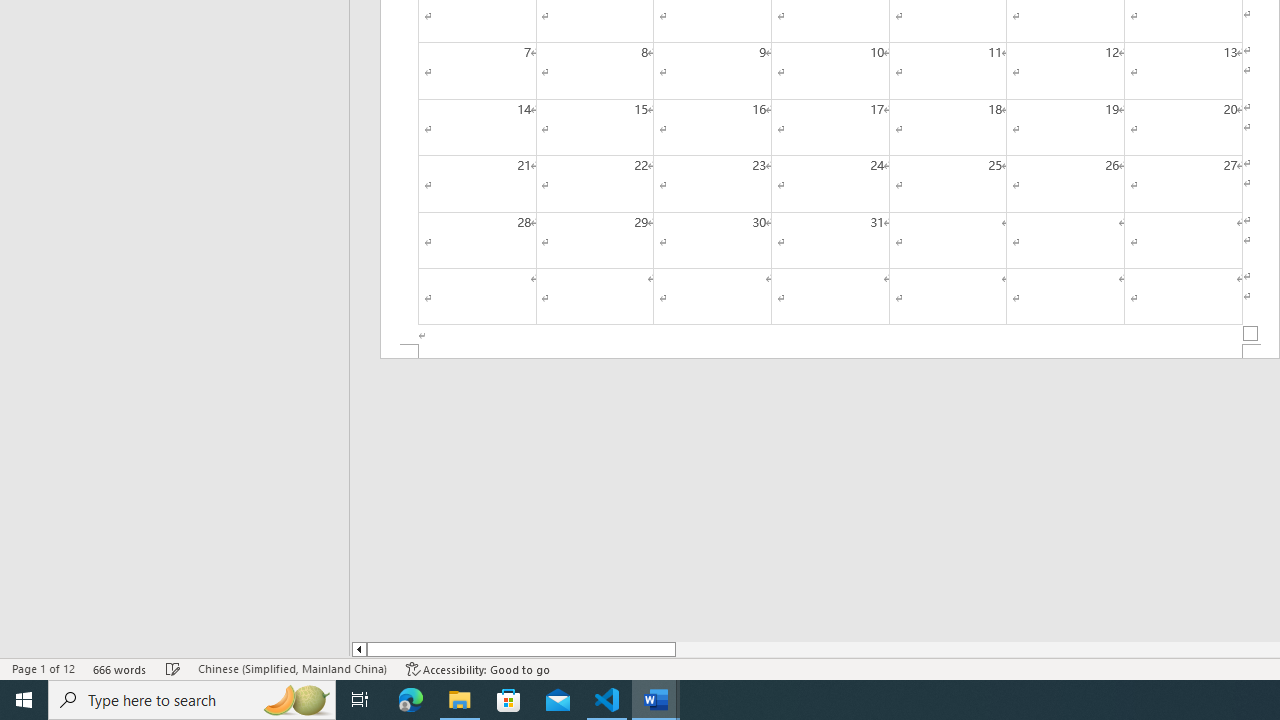 The image size is (1280, 720). What do you see at coordinates (830, 350) in the screenshot?
I see `'Footer -Section 1-'` at bounding box center [830, 350].